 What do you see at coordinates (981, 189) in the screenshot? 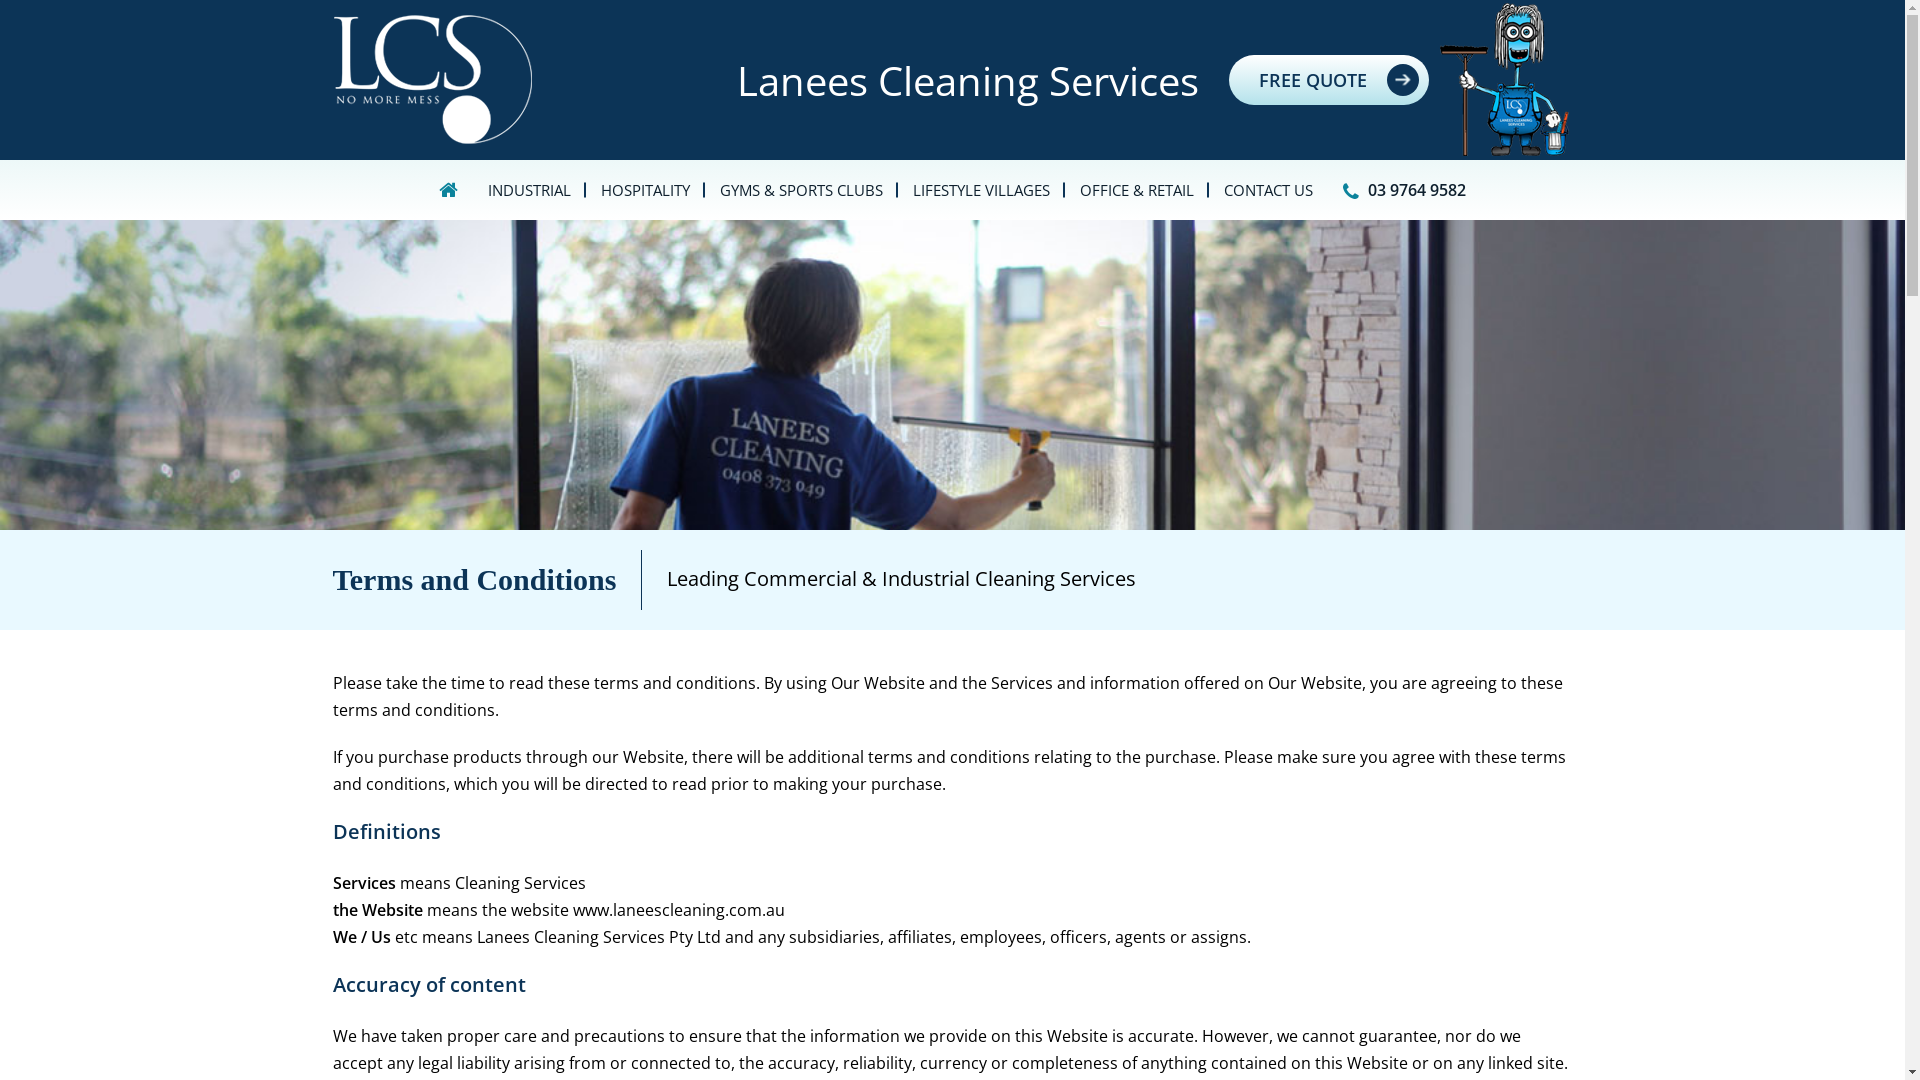
I see `'LIFESTYLE VILLAGES'` at bounding box center [981, 189].